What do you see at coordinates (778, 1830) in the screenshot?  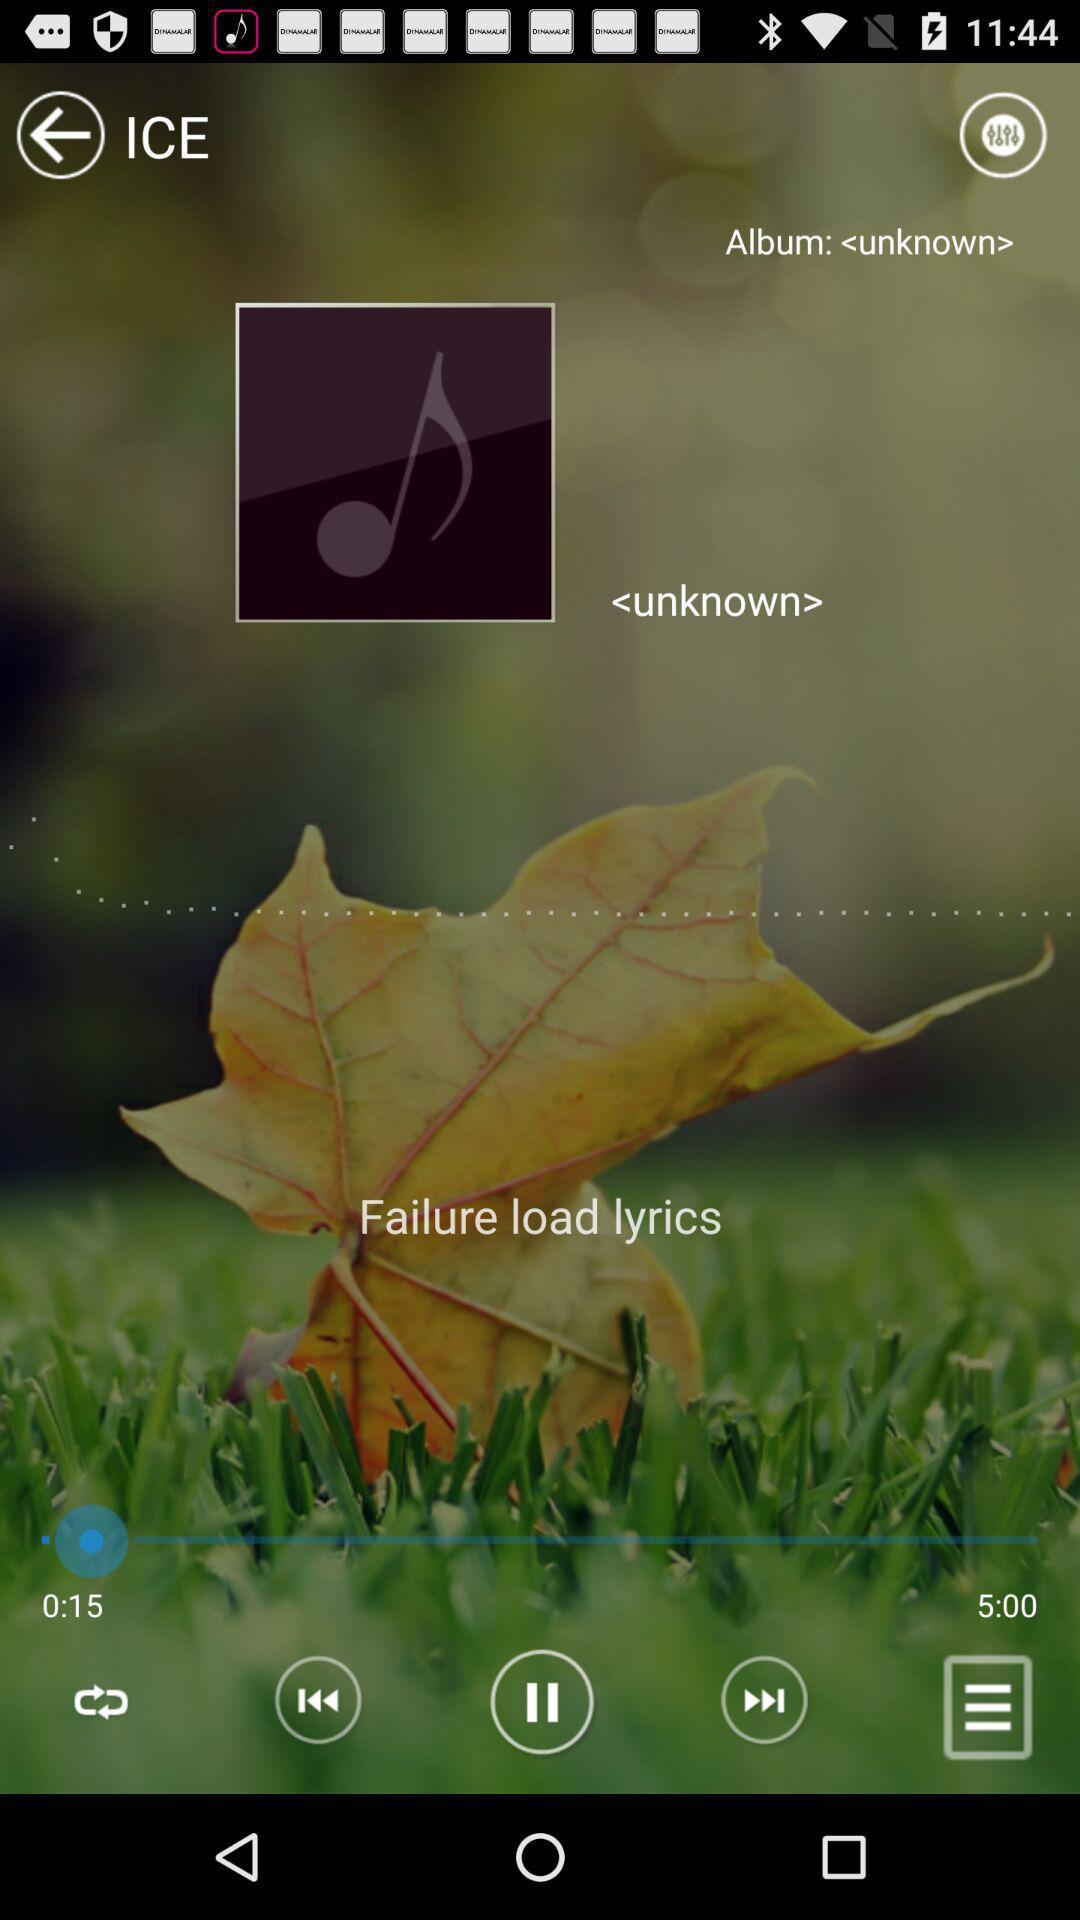 I see `the skip_next icon` at bounding box center [778, 1830].